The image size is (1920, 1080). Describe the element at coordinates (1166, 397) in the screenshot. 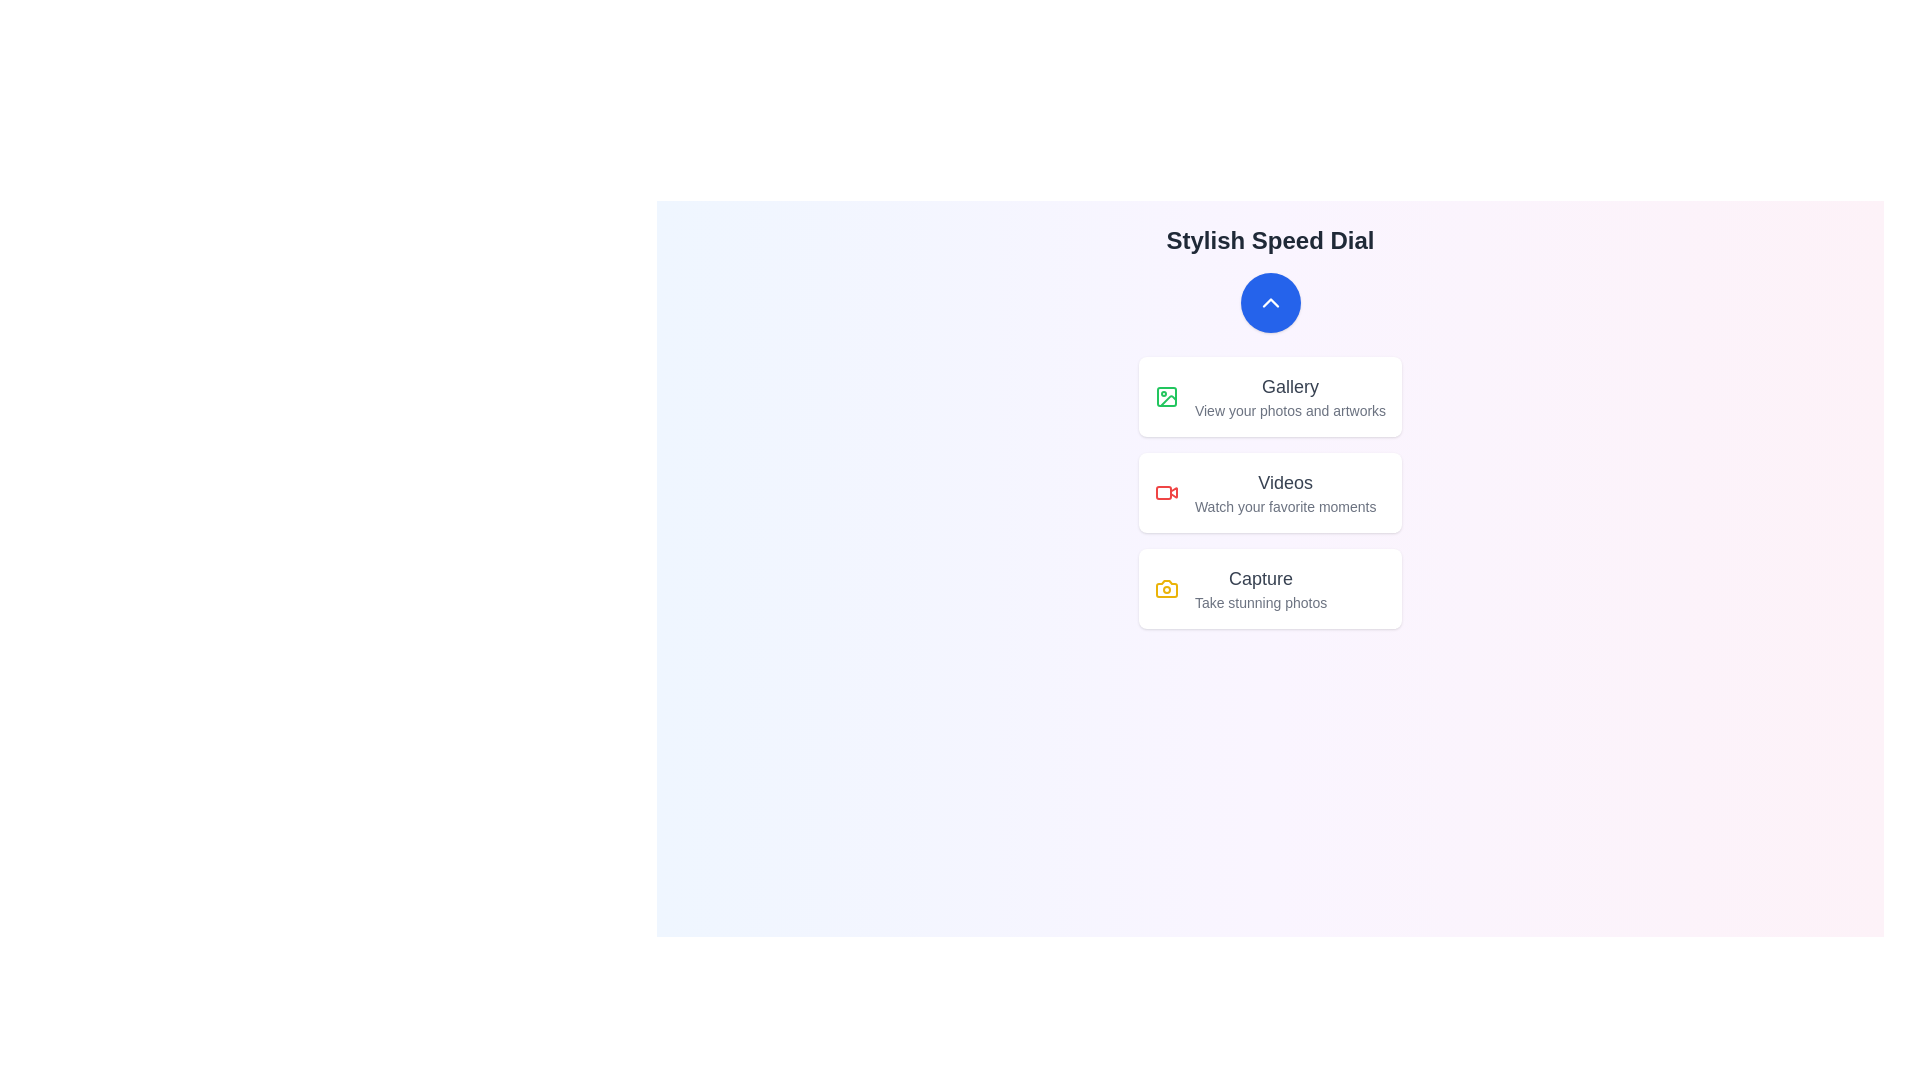

I see `the icon associated with Gallery` at that location.